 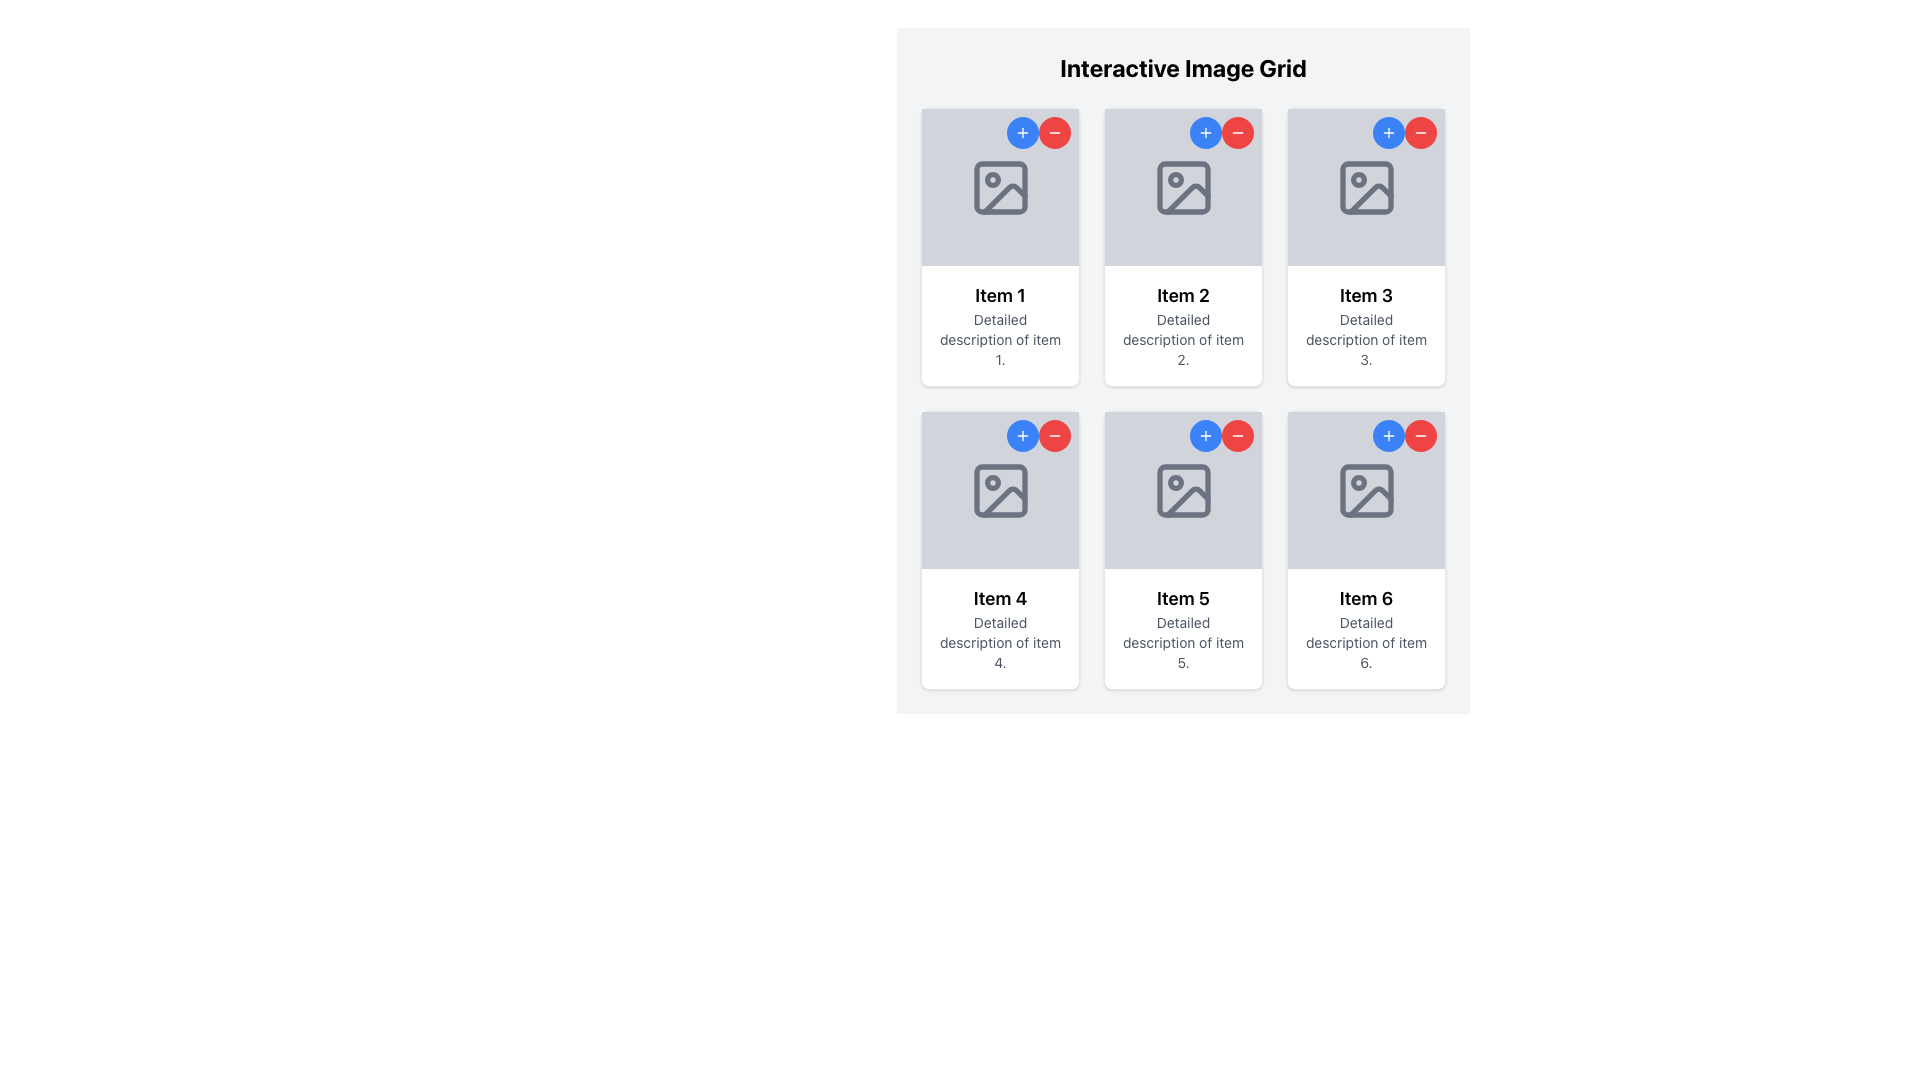 I want to click on the decrement button ('-') located in the upper-right corner of the gray background card labeled 'Item 5', which is part of the grid layout, so click(x=1221, y=434).